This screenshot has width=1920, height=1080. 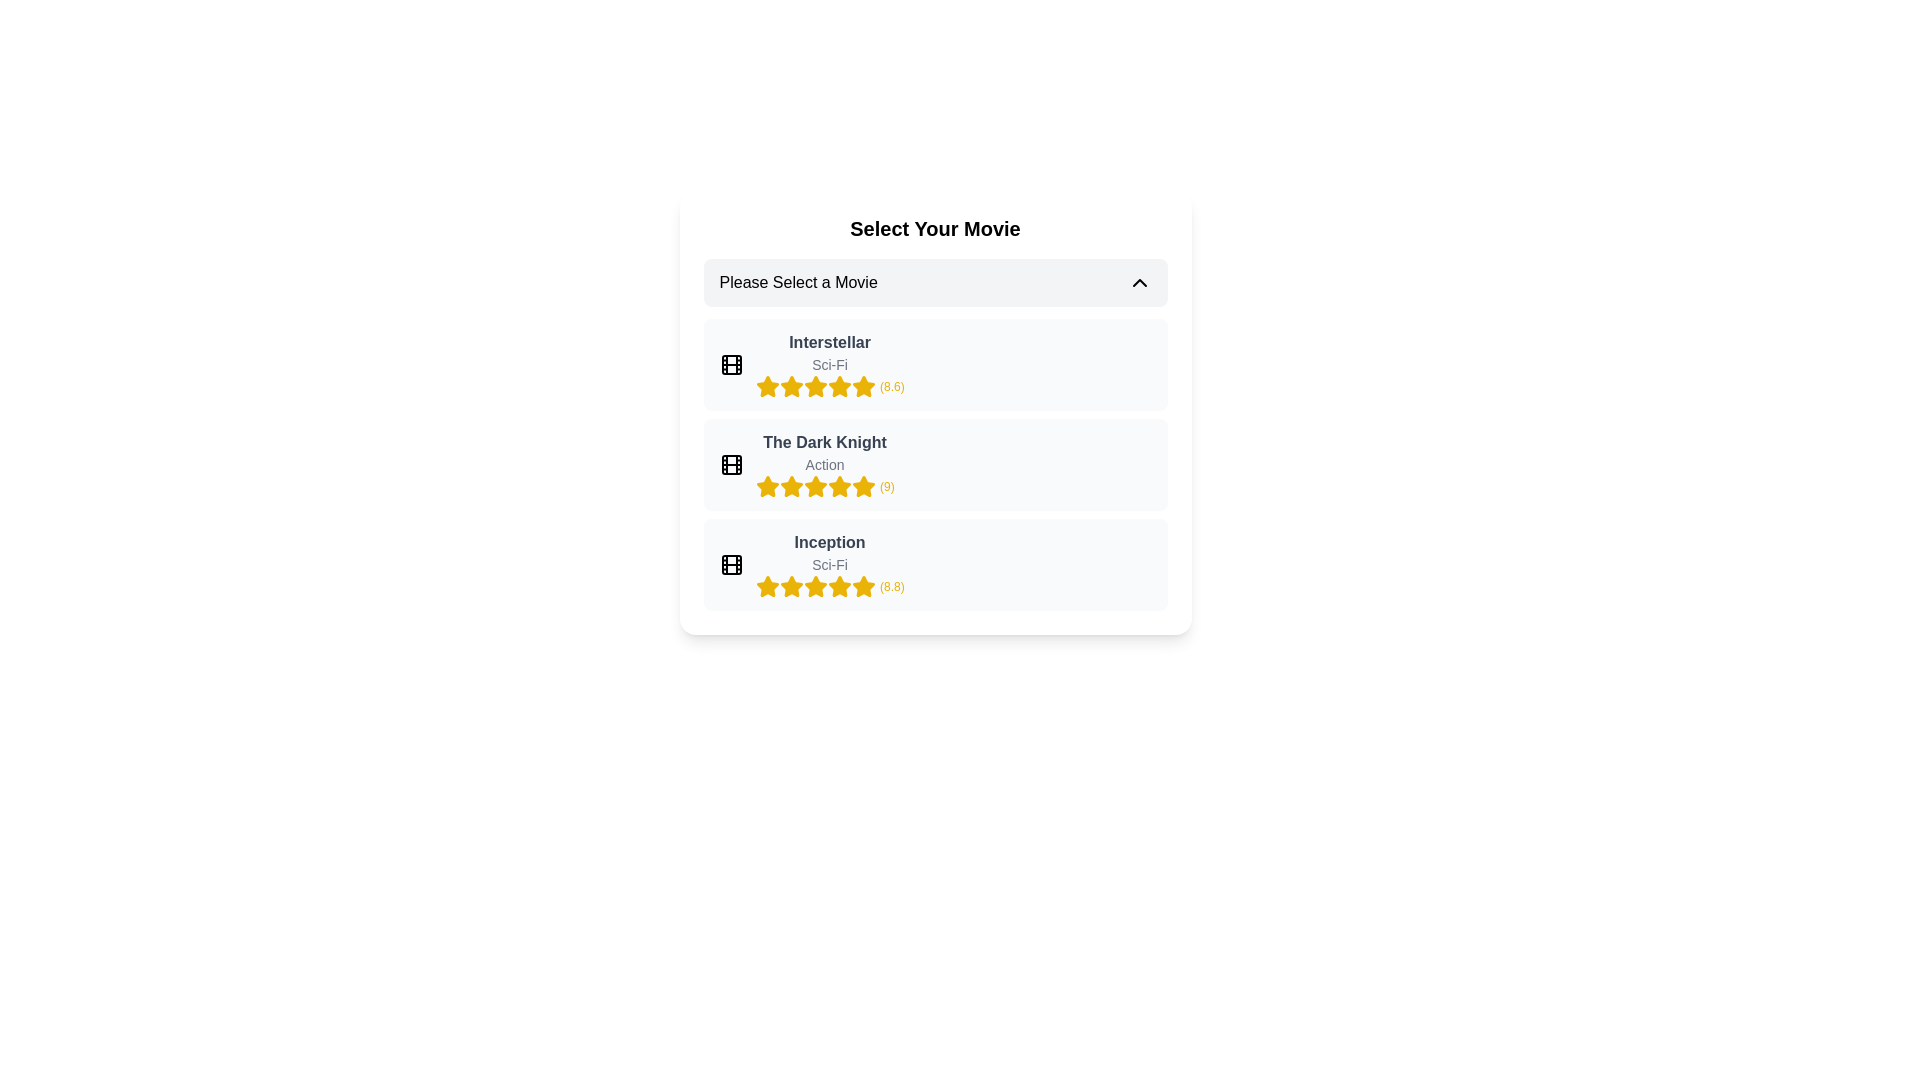 I want to click on the dropdown button labeled 'Please Select a Movie' by clicking it to reveal the movie options, so click(x=934, y=282).